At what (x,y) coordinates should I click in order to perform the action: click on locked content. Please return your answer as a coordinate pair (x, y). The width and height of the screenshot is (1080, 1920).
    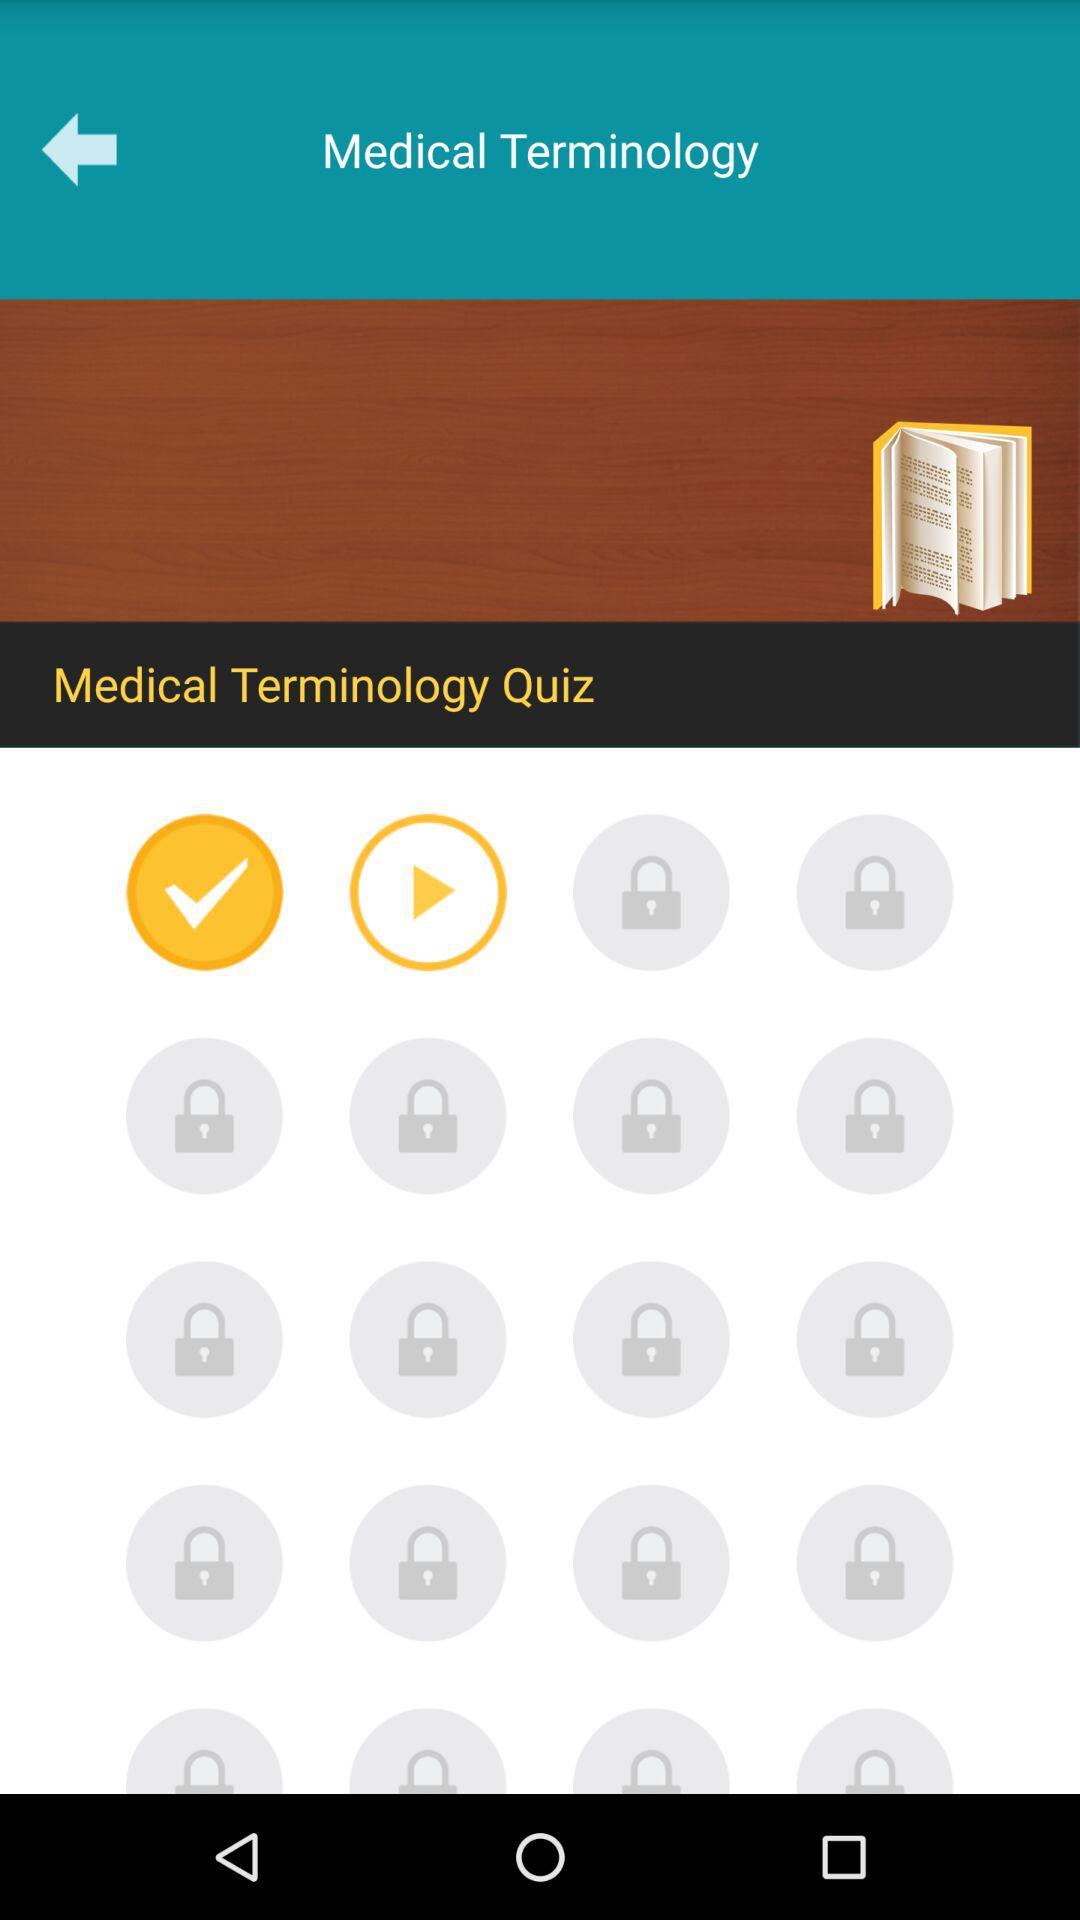
    Looking at the image, I should click on (427, 1749).